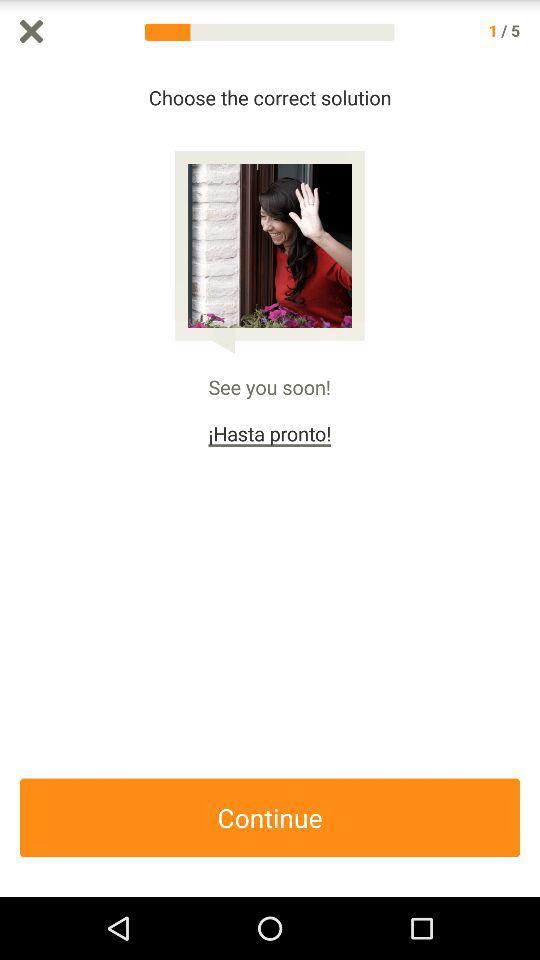  What do you see at coordinates (530, 480) in the screenshot?
I see `icon on the right` at bounding box center [530, 480].